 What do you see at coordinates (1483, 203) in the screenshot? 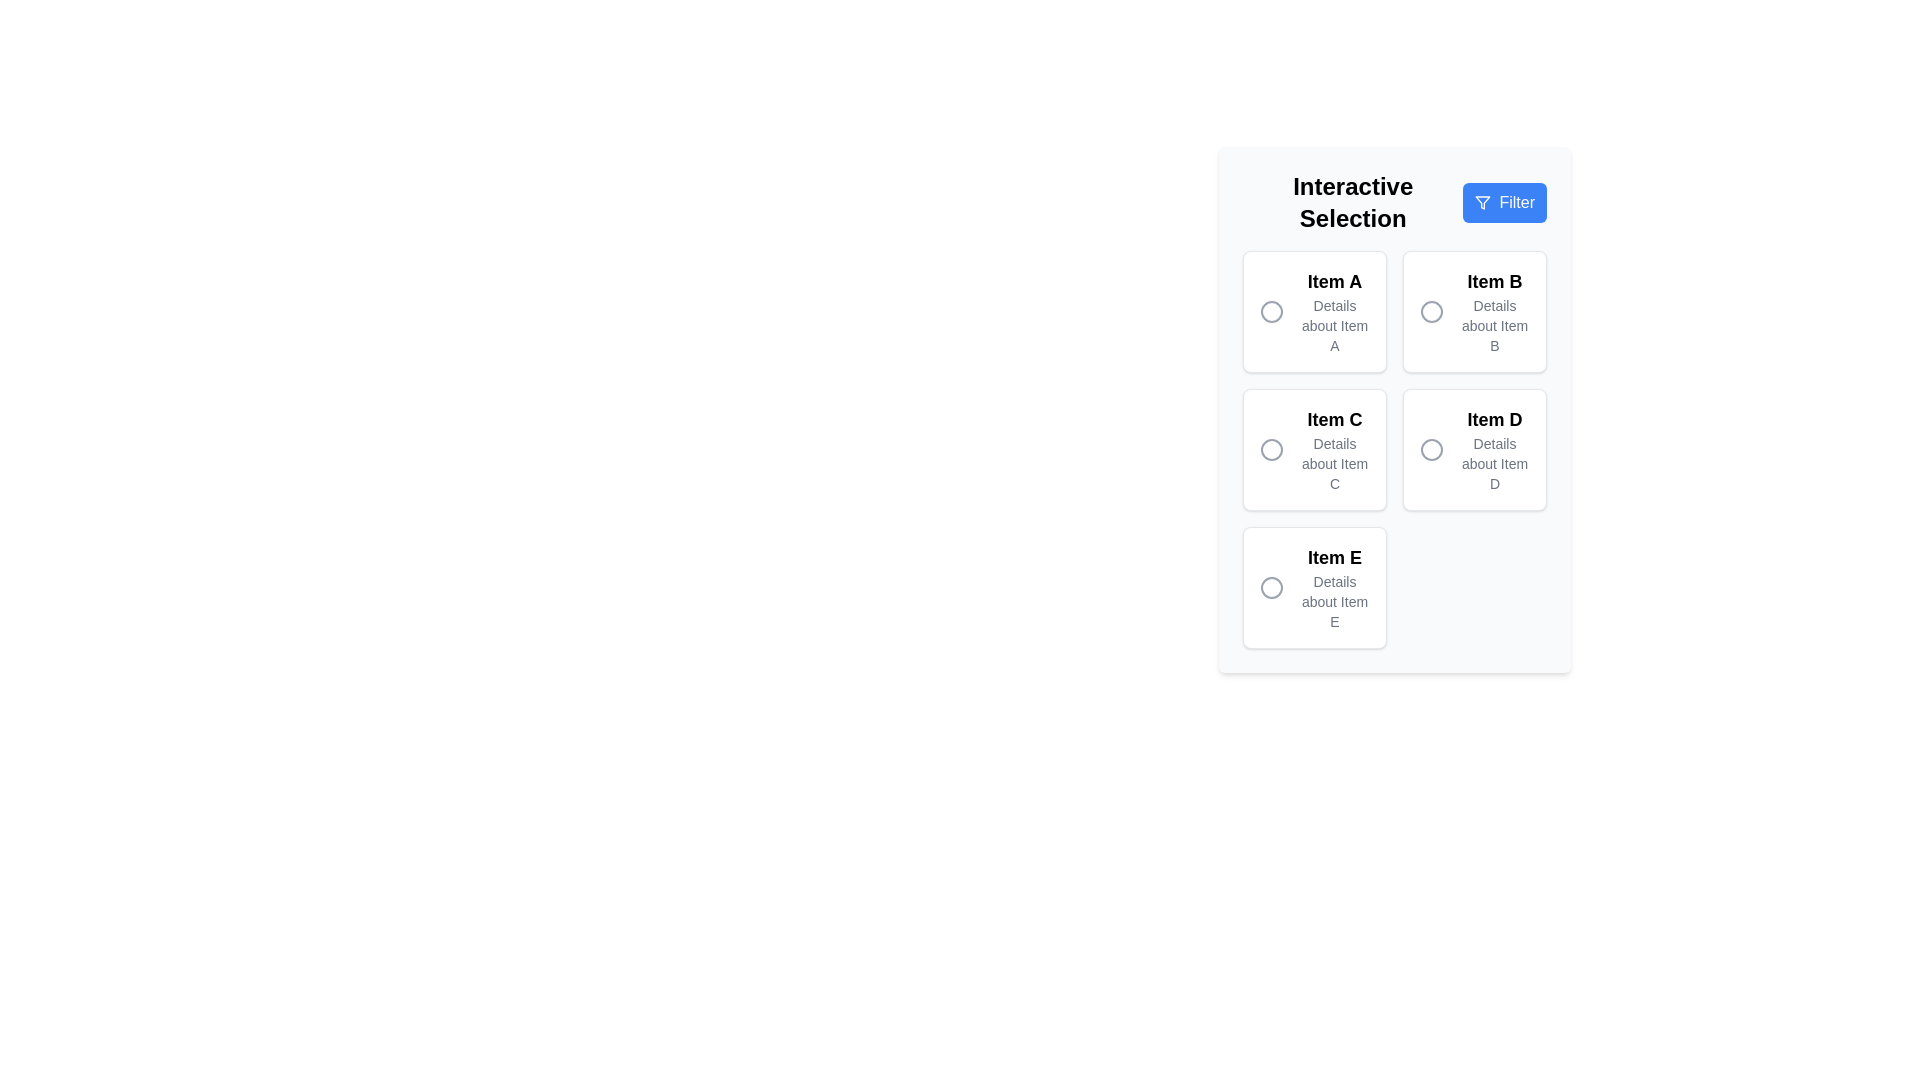
I see `the funnel icon located within the 'Filter' button at the top-right corner of the interactive selection panel` at bounding box center [1483, 203].